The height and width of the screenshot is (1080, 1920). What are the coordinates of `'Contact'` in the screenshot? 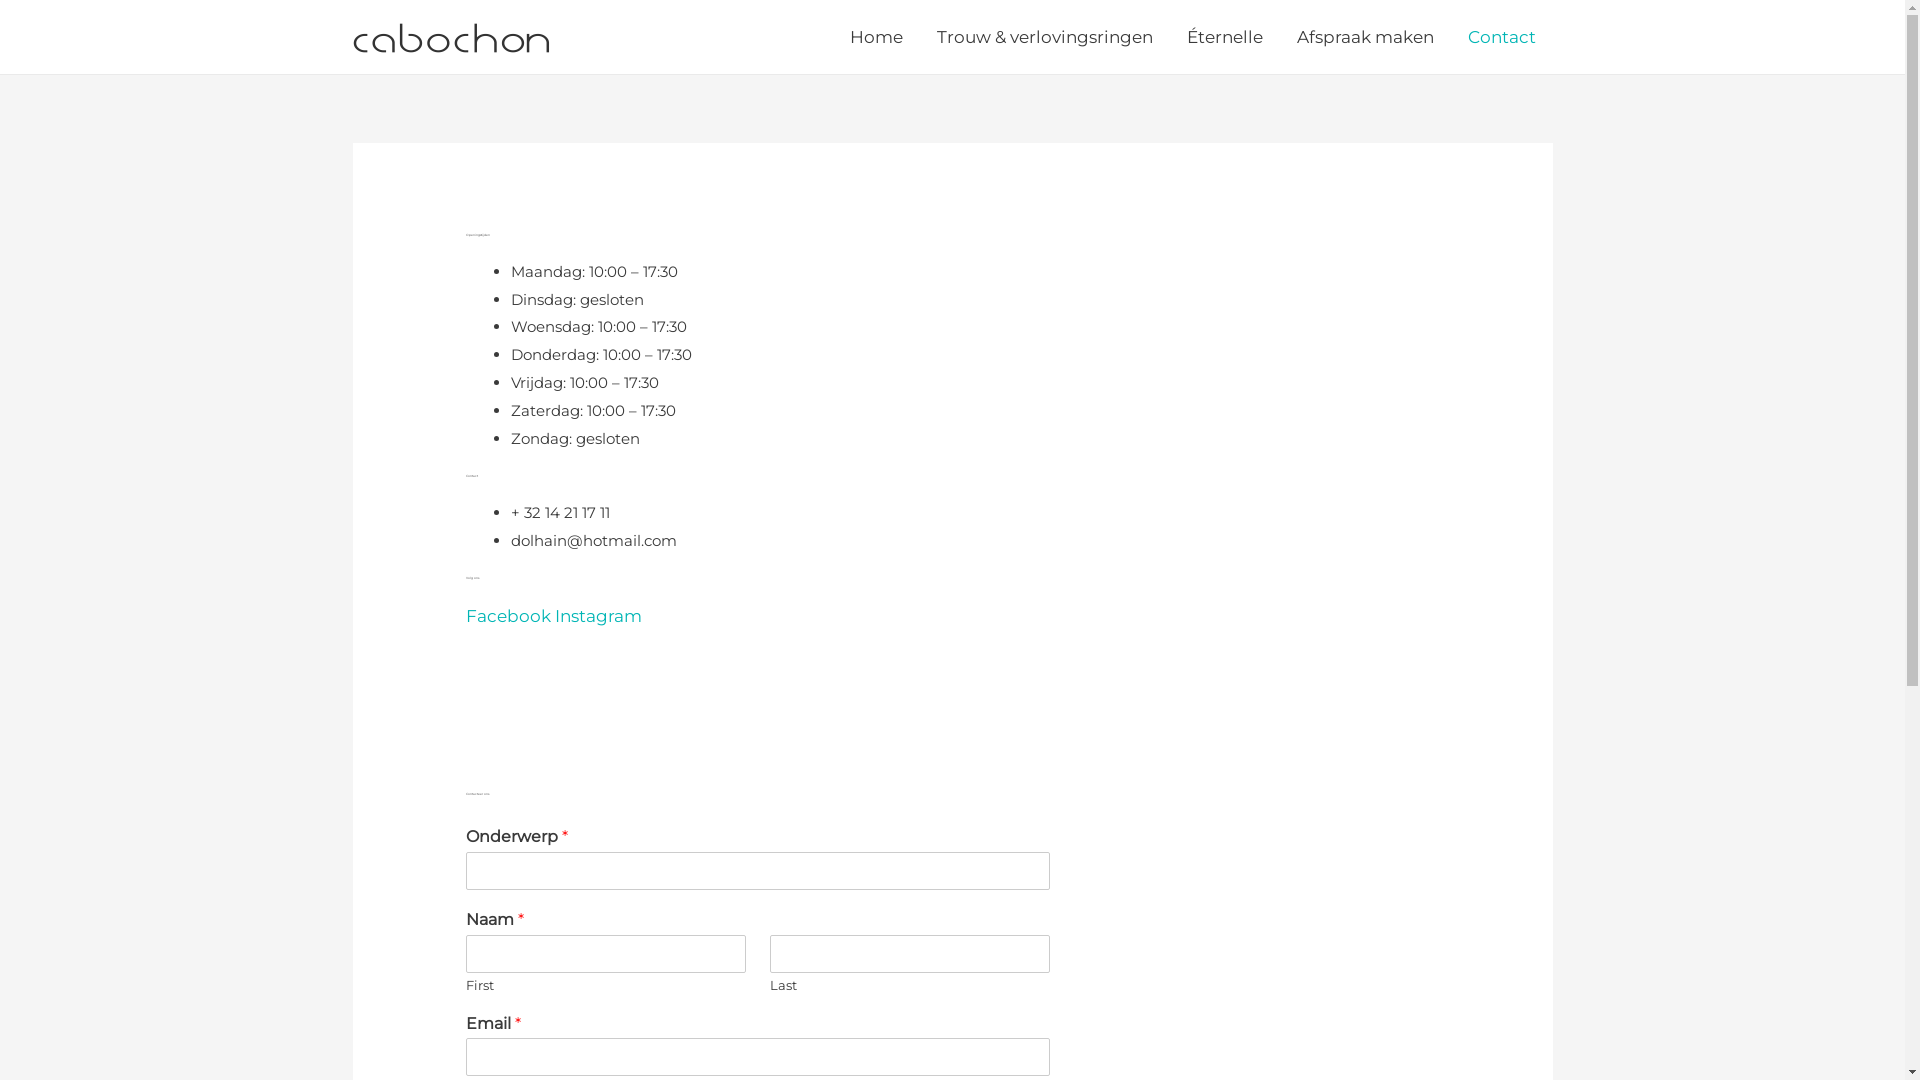 It's located at (1501, 37).